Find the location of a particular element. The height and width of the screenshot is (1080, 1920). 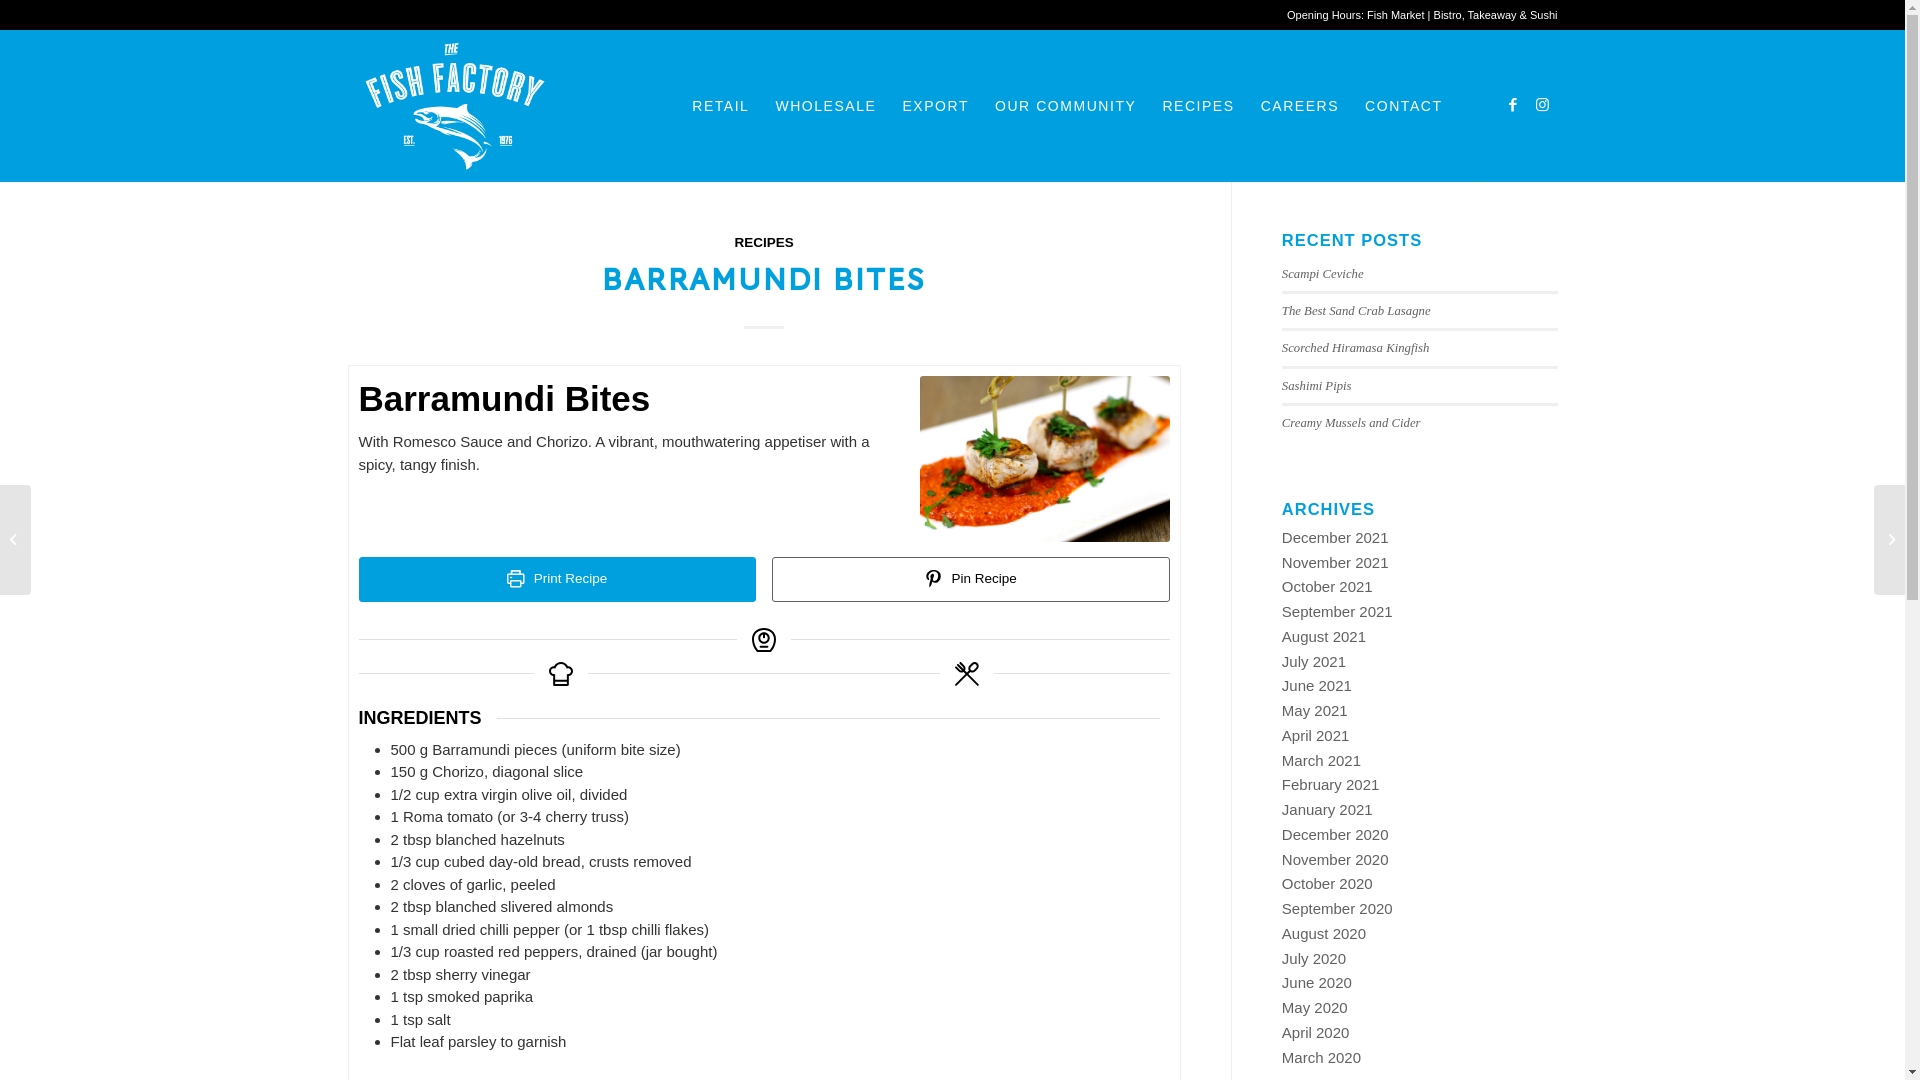

'Print Recipe' is located at coordinates (556, 579).